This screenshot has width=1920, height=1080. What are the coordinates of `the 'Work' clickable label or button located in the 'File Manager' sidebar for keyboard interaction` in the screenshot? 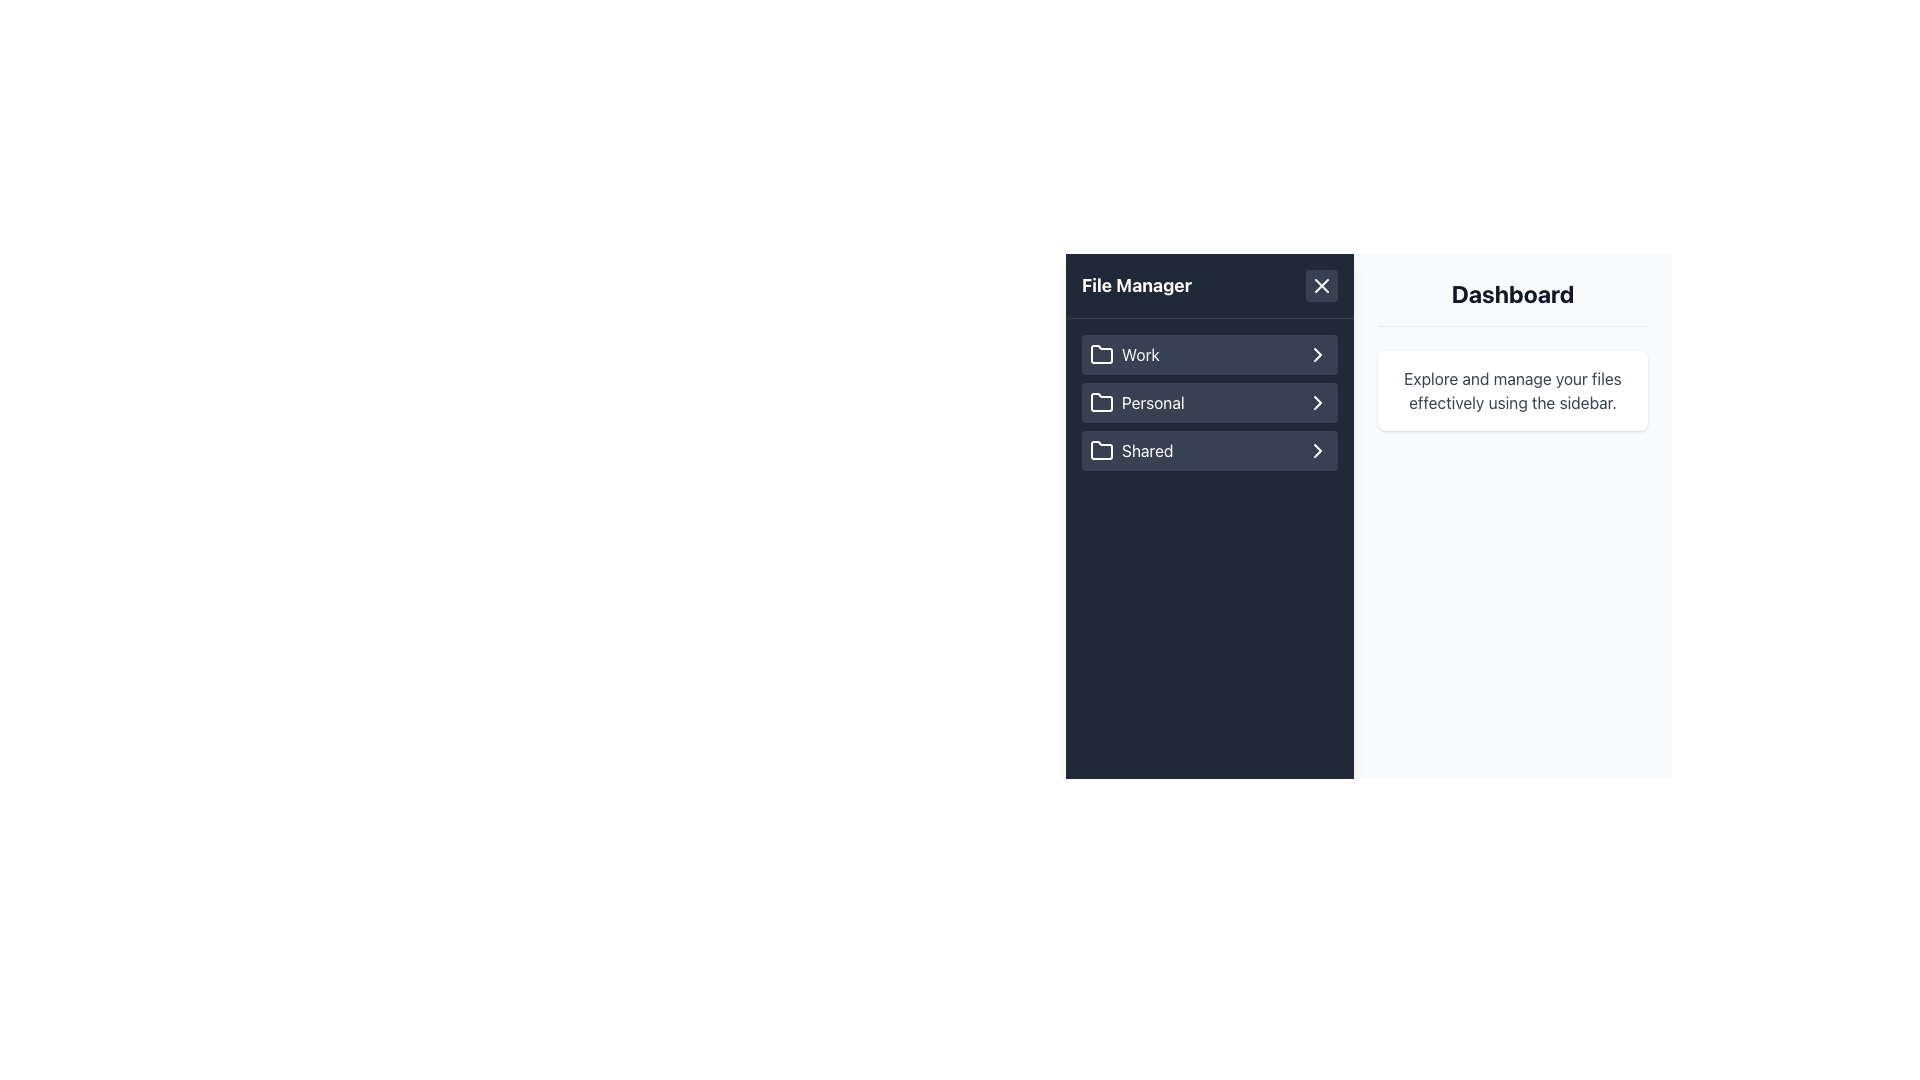 It's located at (1208, 353).